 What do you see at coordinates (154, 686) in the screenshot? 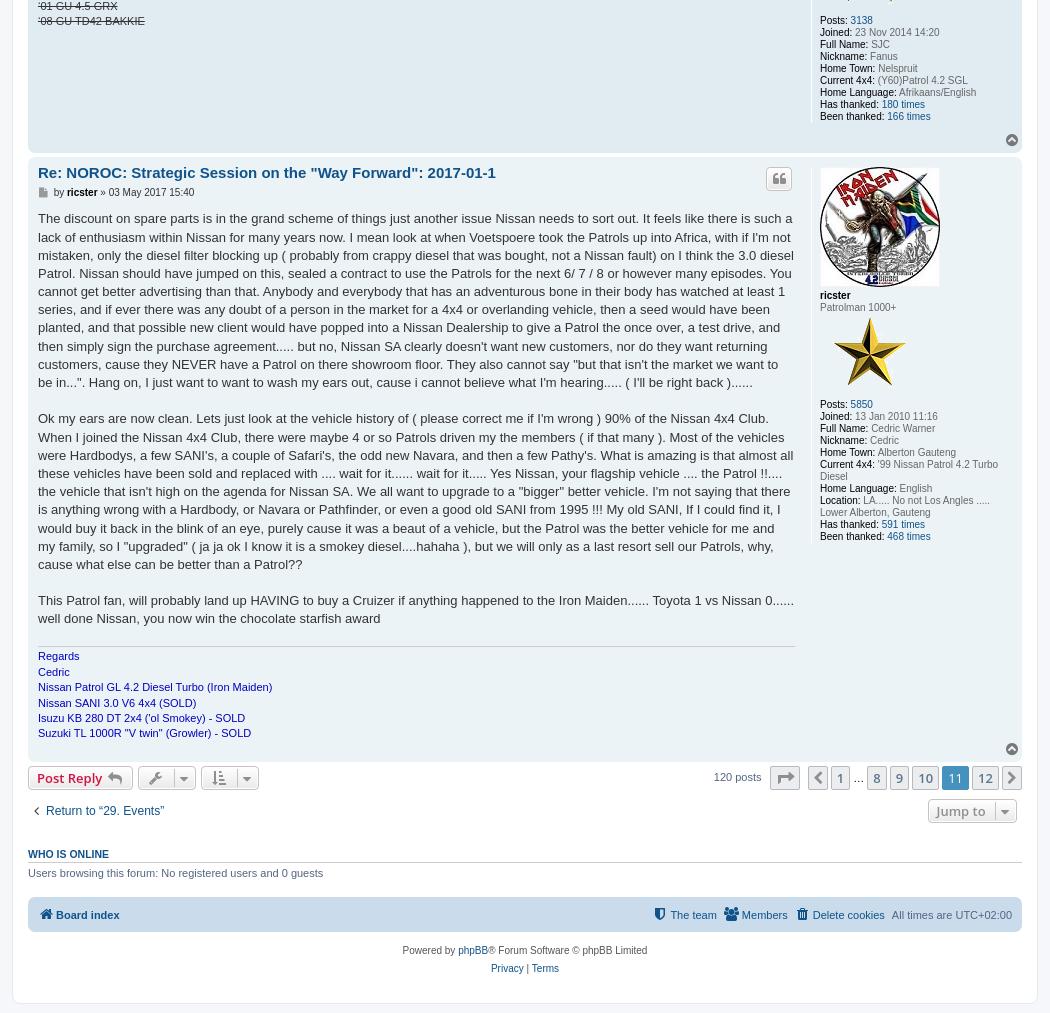
I see `'Nissan Patrol GL 4.2 Diesel Turbo (Iron Maiden)'` at bounding box center [154, 686].